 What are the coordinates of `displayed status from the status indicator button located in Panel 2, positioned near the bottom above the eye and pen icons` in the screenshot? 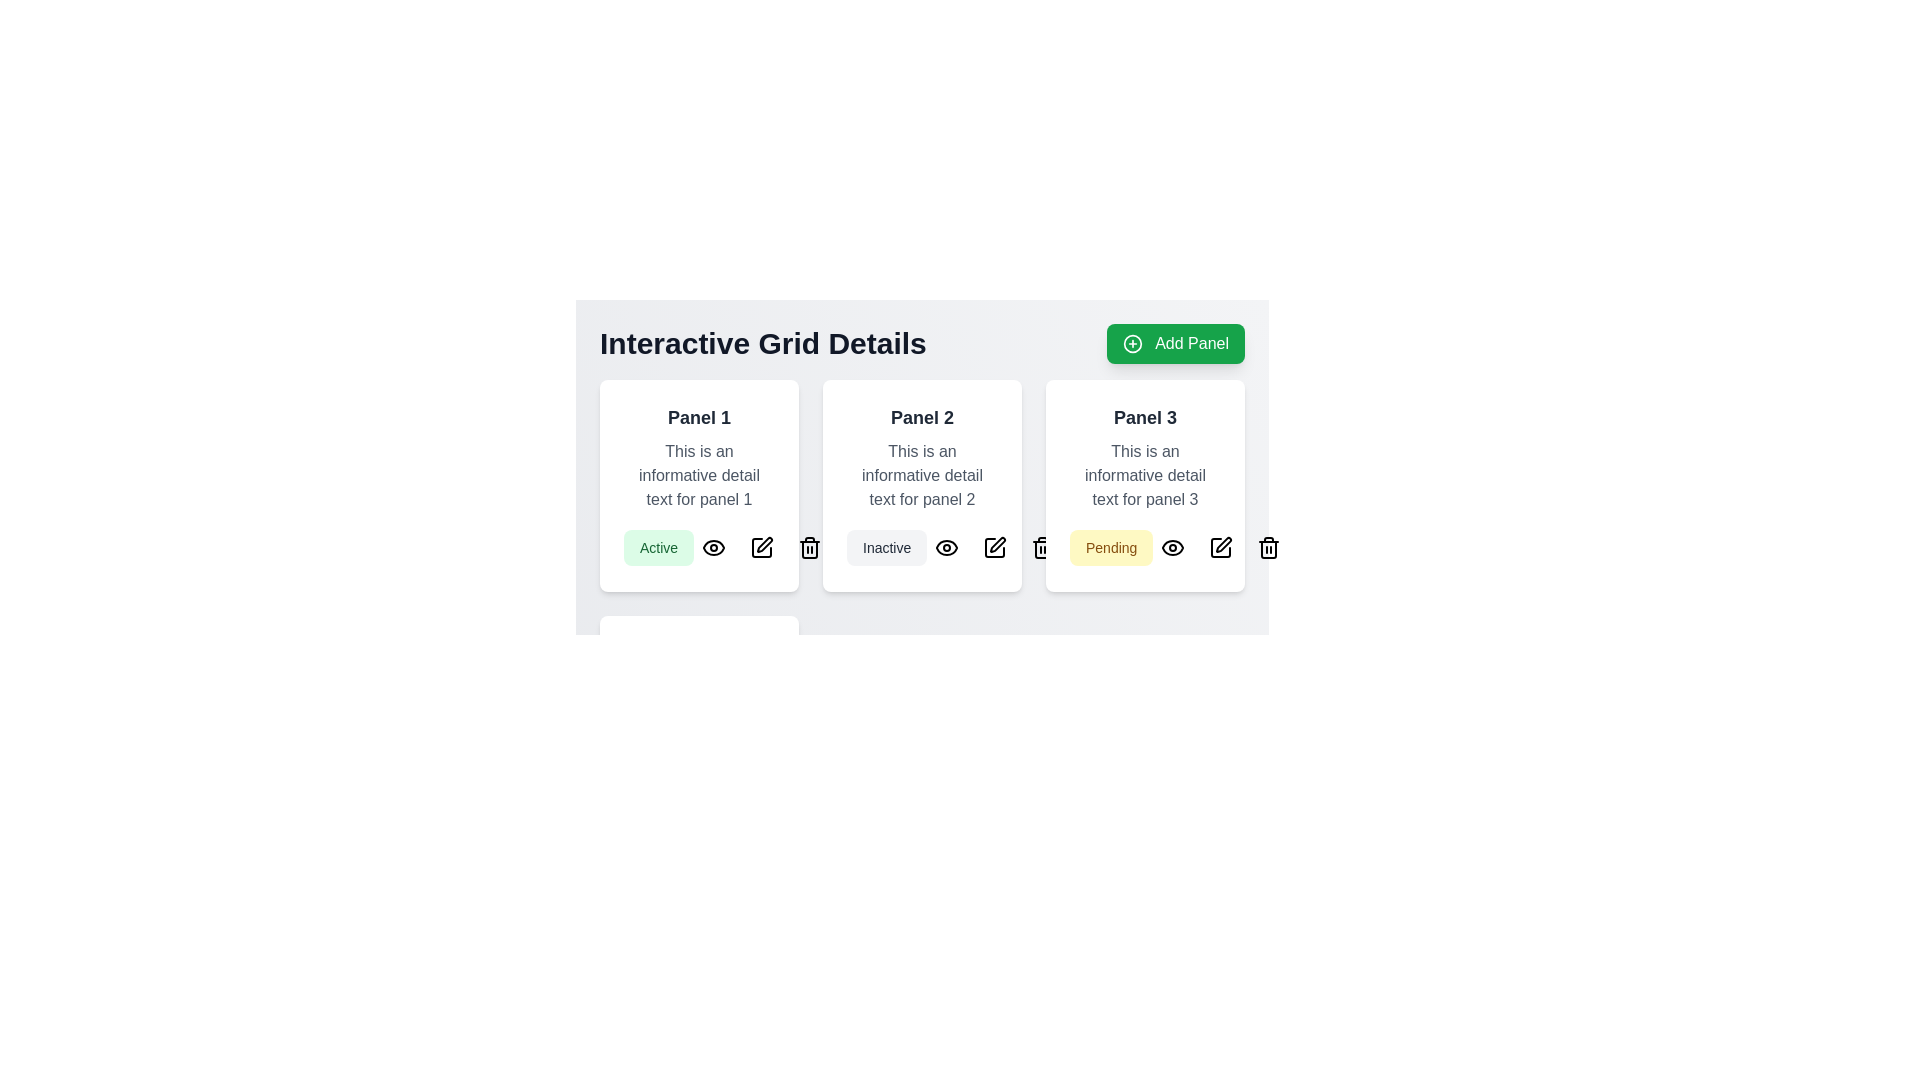 It's located at (921, 547).